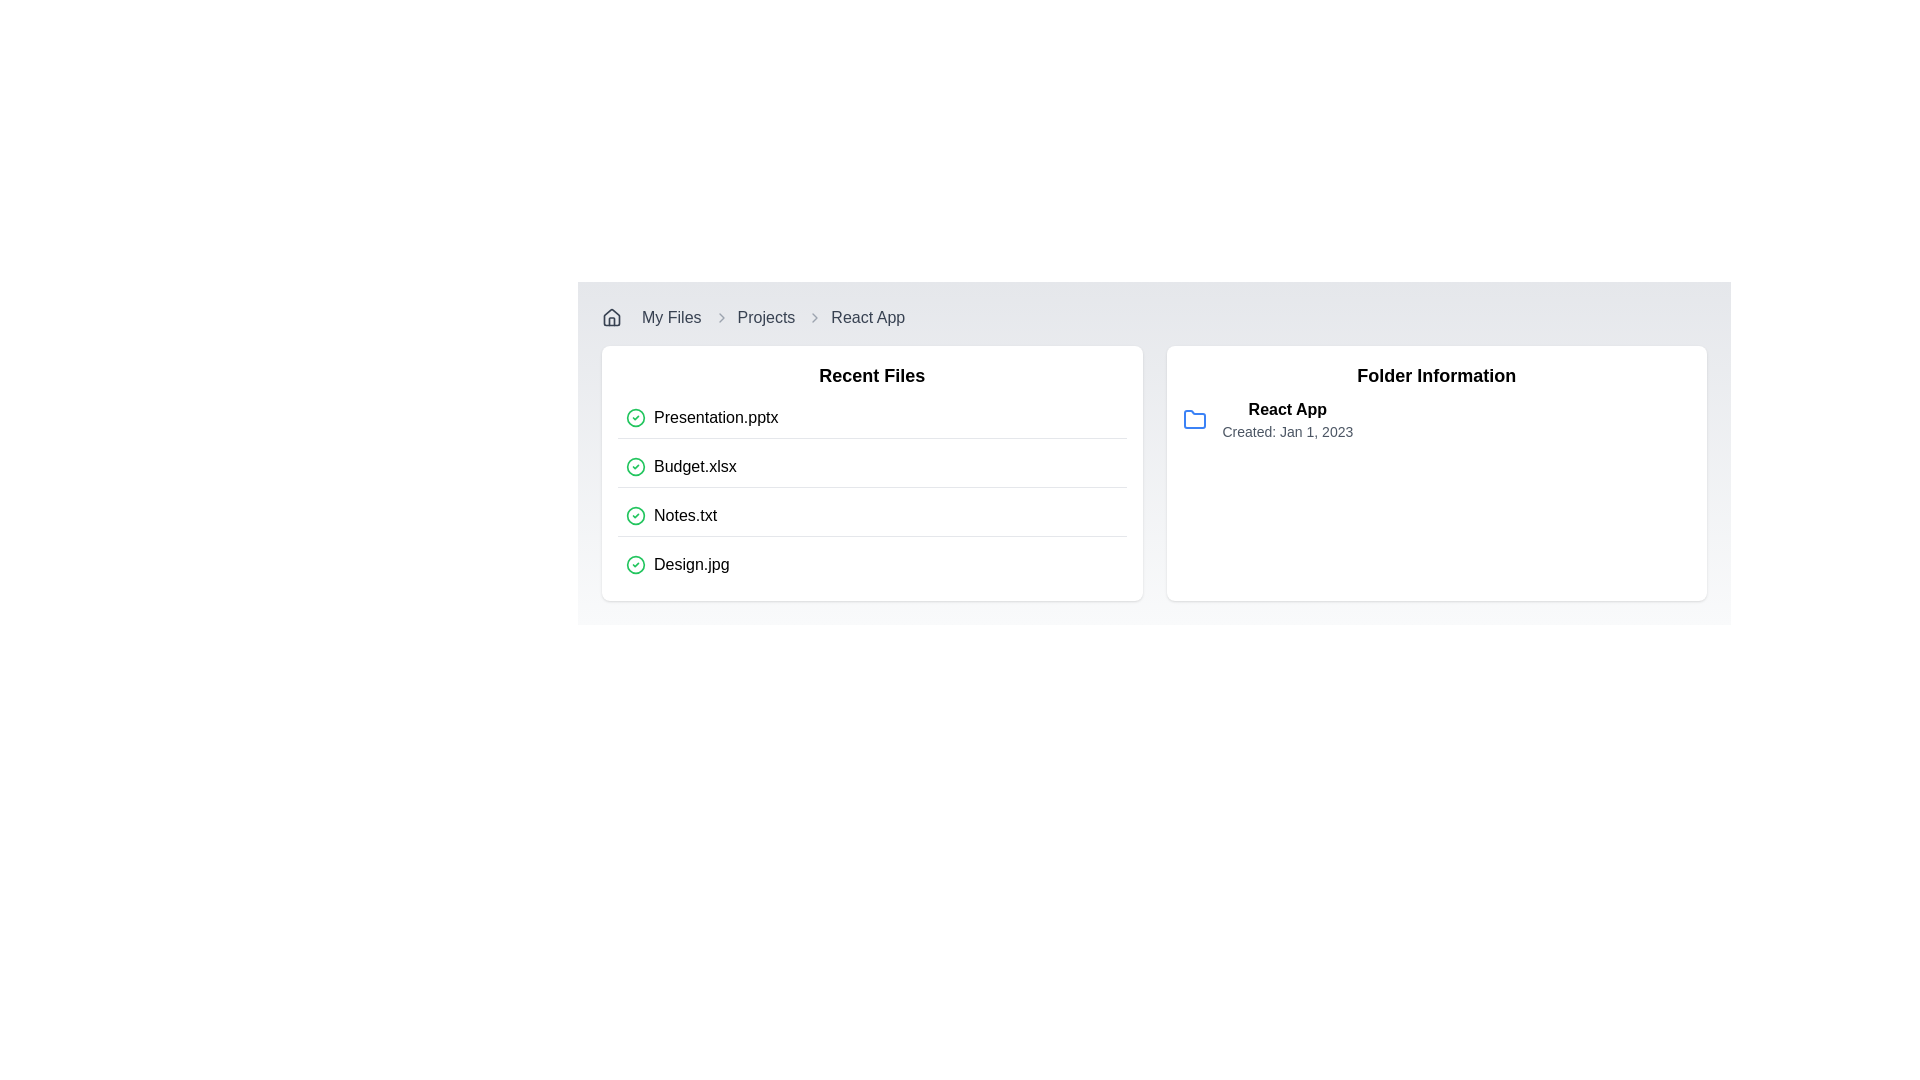 The width and height of the screenshot is (1920, 1080). What do you see at coordinates (634, 564) in the screenshot?
I see `the circular icon with a green stroke and checkmark located next to the 'Presentation.pptx' label in the recent files section, indicating successful or completed tasks` at bounding box center [634, 564].